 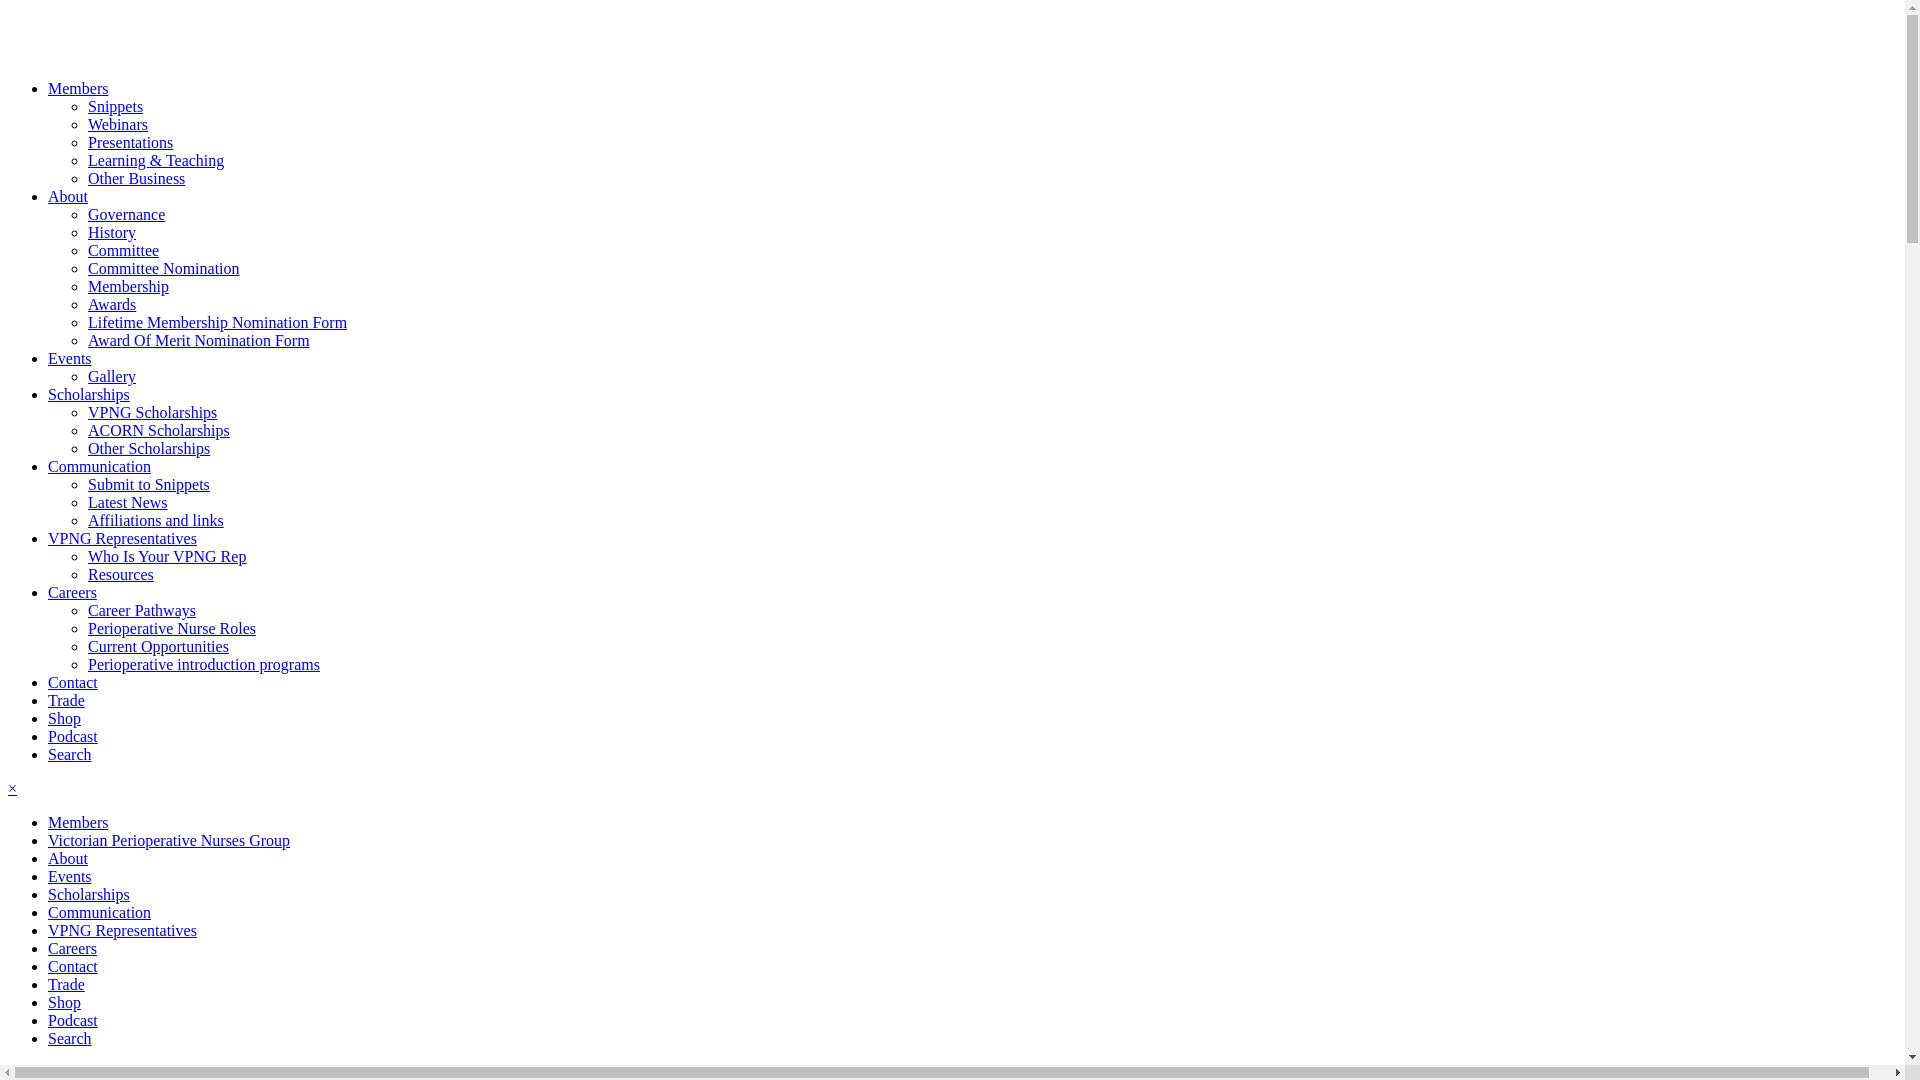 I want to click on 'Snippets', so click(x=114, y=106).